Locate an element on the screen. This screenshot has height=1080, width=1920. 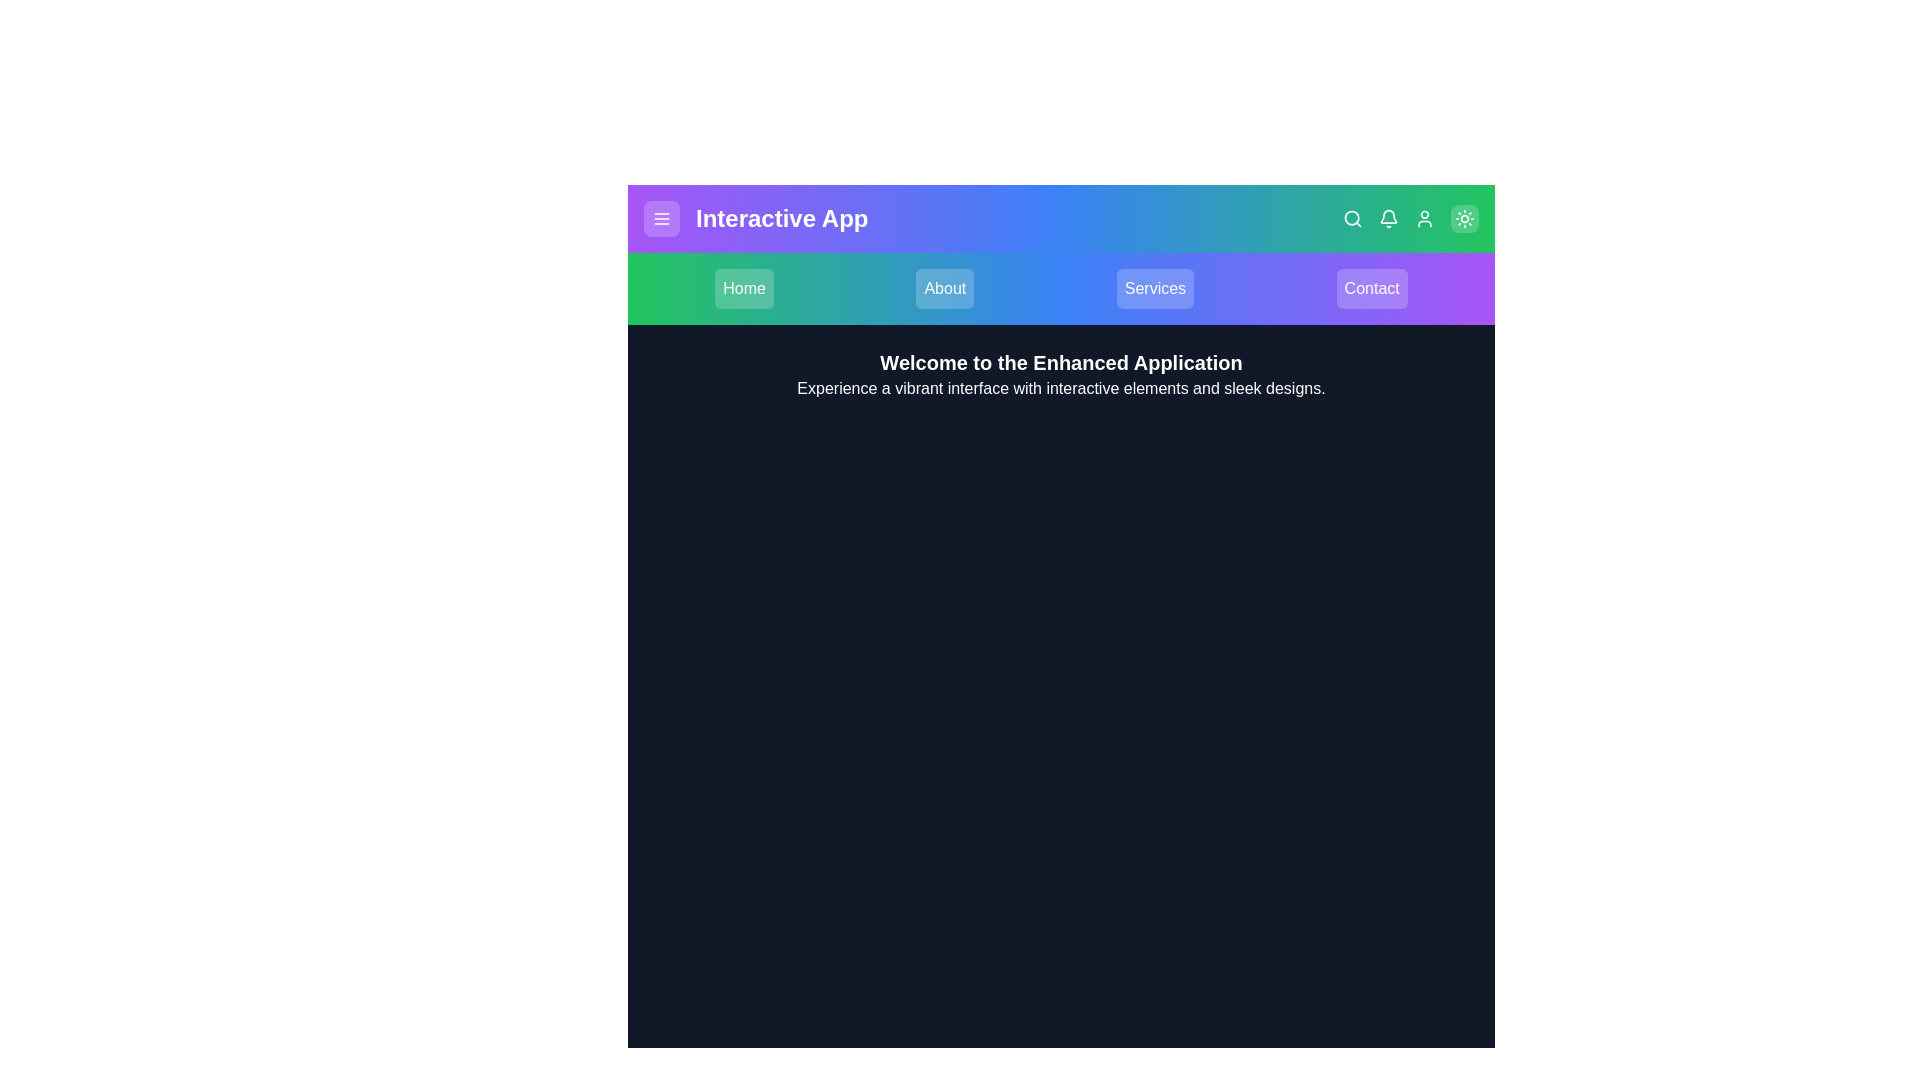
the navigation item Services to navigate to the corresponding section is located at coordinates (1155, 289).